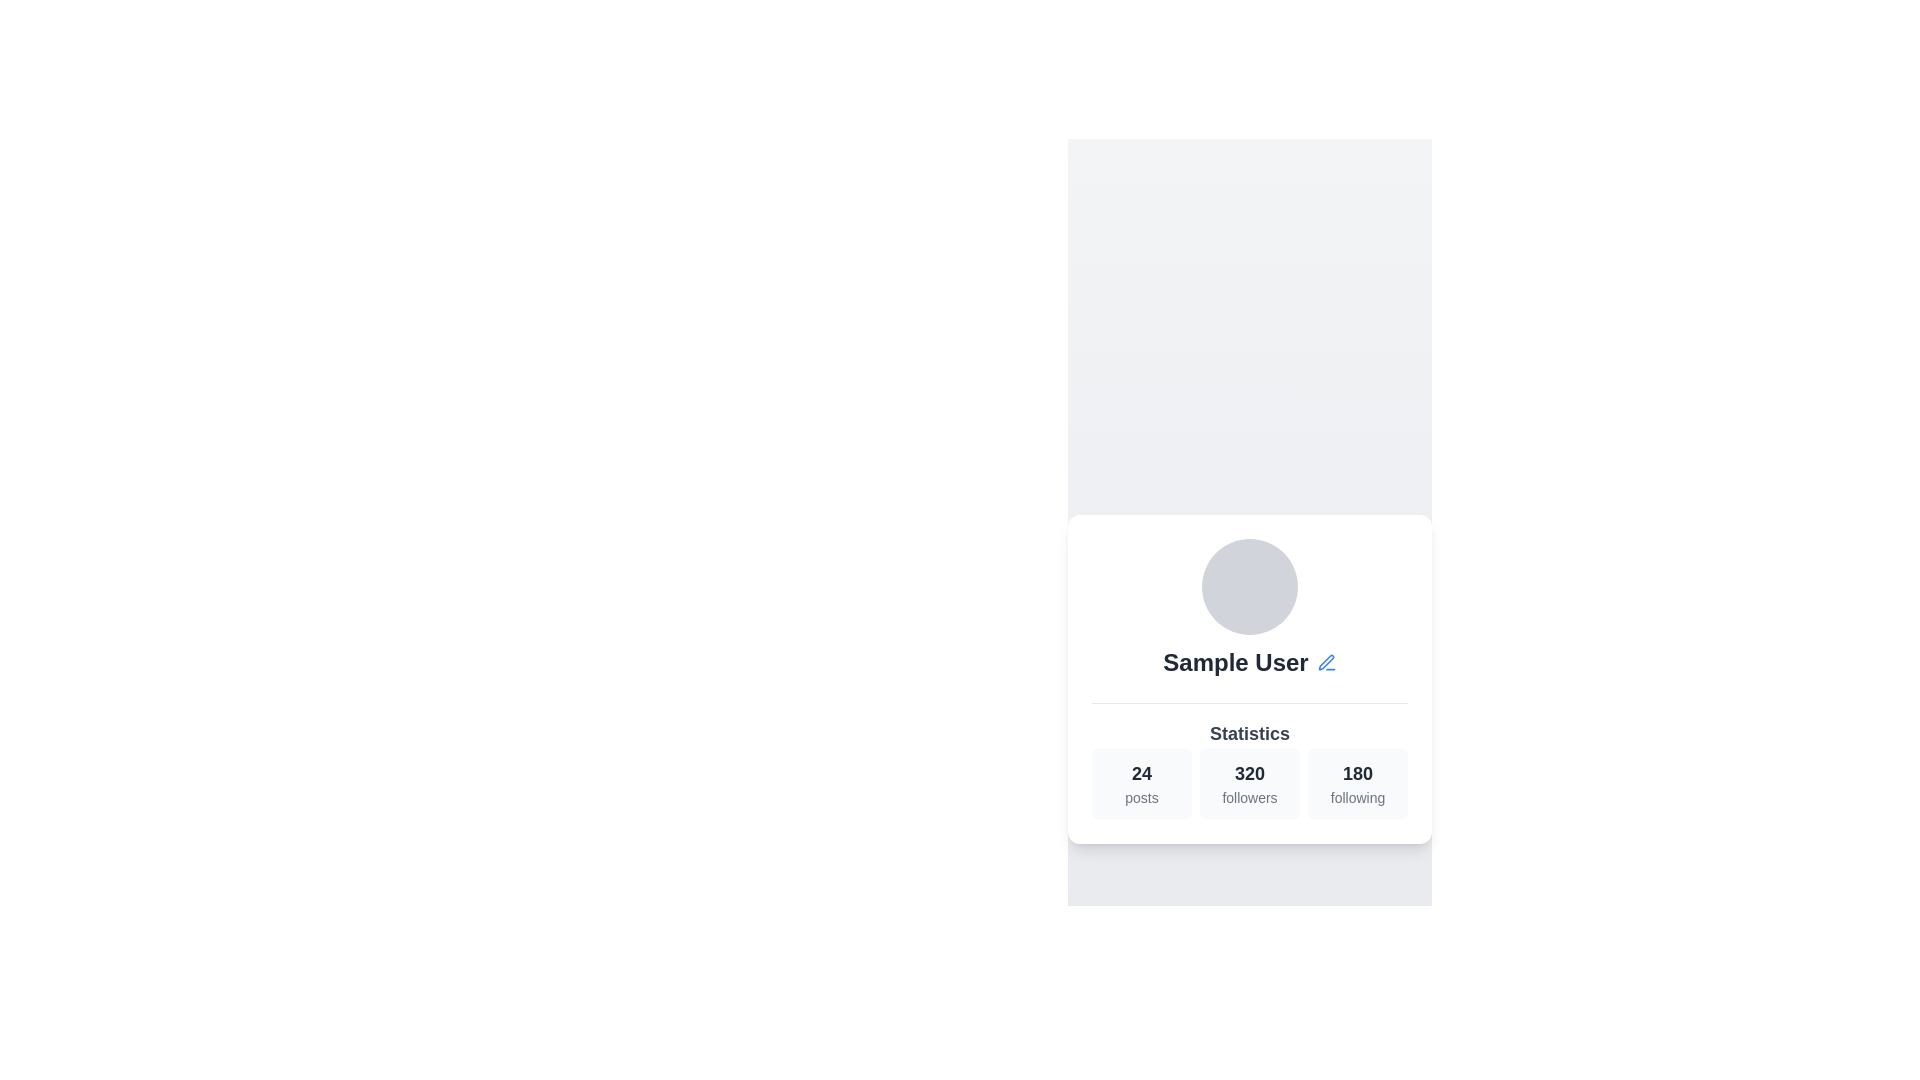 The image size is (1920, 1080). Describe the element at coordinates (1142, 796) in the screenshot. I see `the Text label that provides context to the associated numeric value indicating the number of posts, located below the '24' numeric value in the leftmost statistics card under the user profile section` at that location.